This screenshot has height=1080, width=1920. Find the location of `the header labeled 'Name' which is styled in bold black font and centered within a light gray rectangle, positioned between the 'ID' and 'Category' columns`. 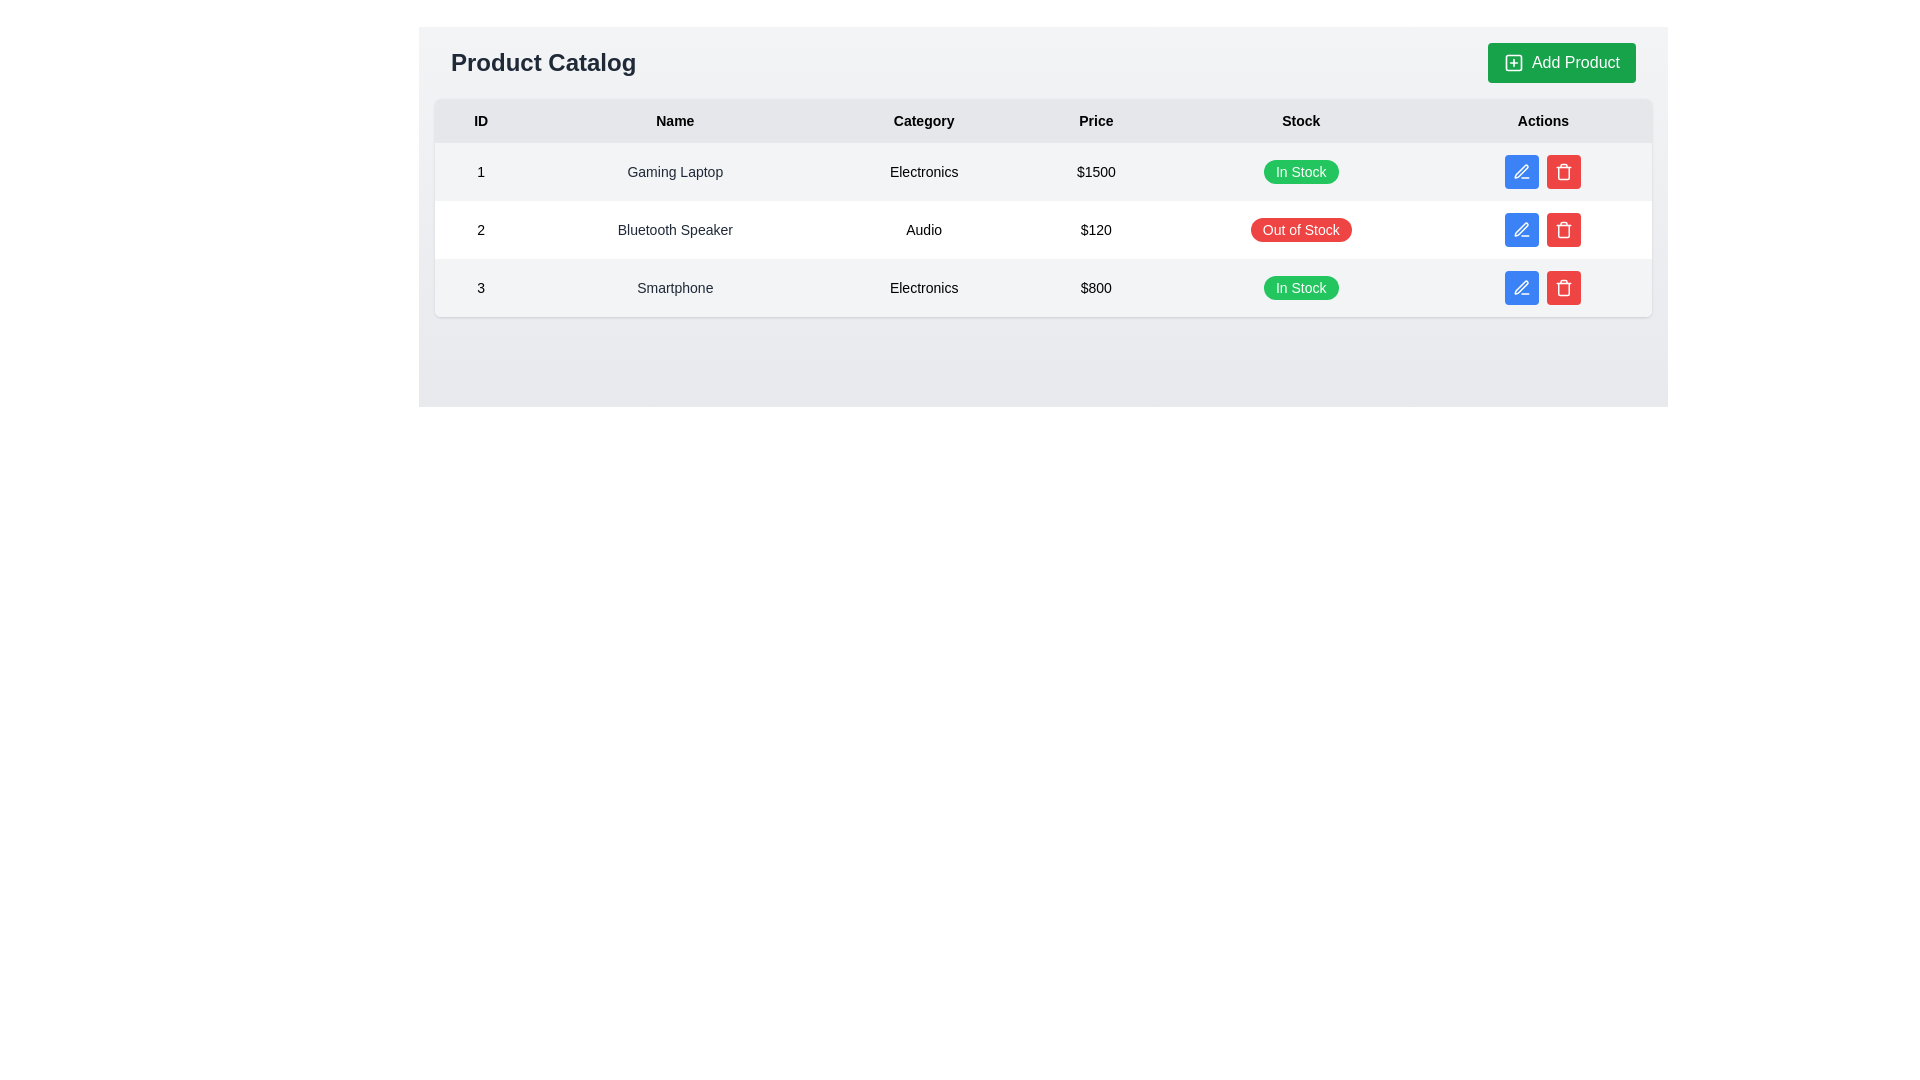

the header labeled 'Name' which is styled in bold black font and centered within a light gray rectangle, positioned between the 'ID' and 'Category' columns is located at coordinates (675, 120).